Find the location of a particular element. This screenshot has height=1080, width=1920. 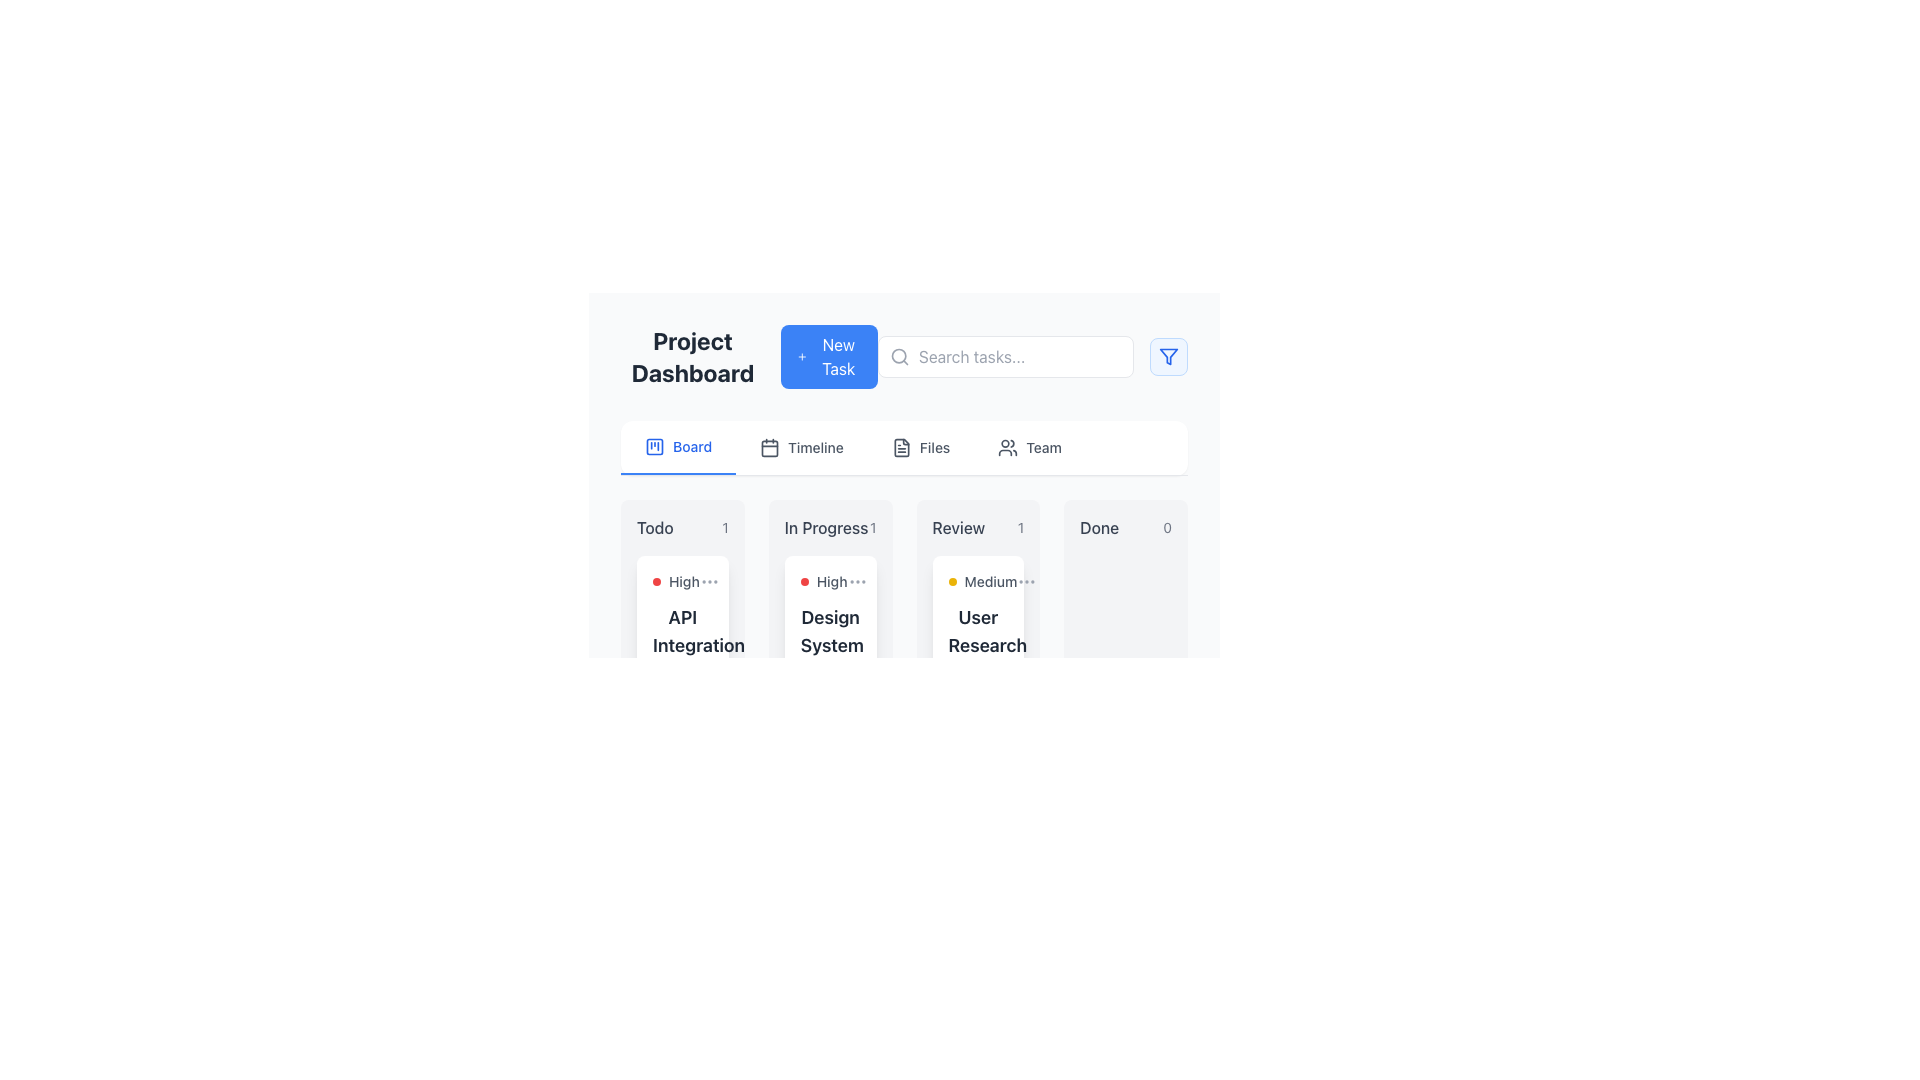

the decorative rounded rectangle within the calendar icon located in the navigation bar is located at coordinates (769, 447).